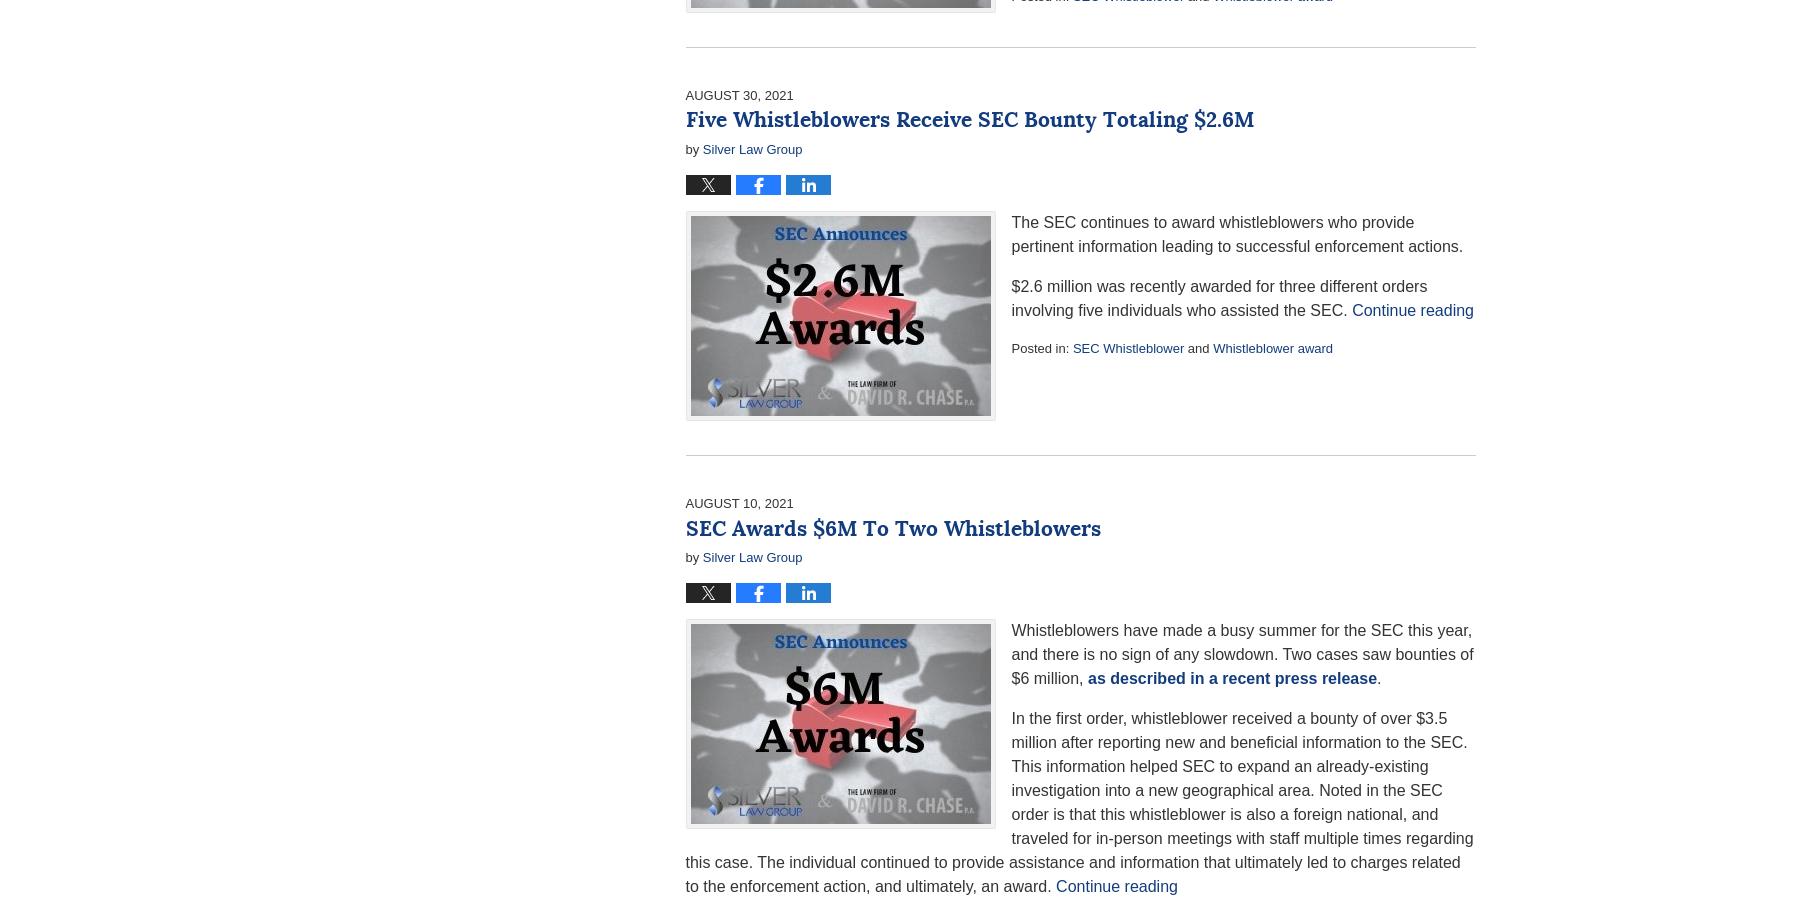 The image size is (1811, 920). I want to click on 'The SEC continues to award whistleblowers who provide pertinent information leading to successful enforcement actions.', so click(1011, 234).